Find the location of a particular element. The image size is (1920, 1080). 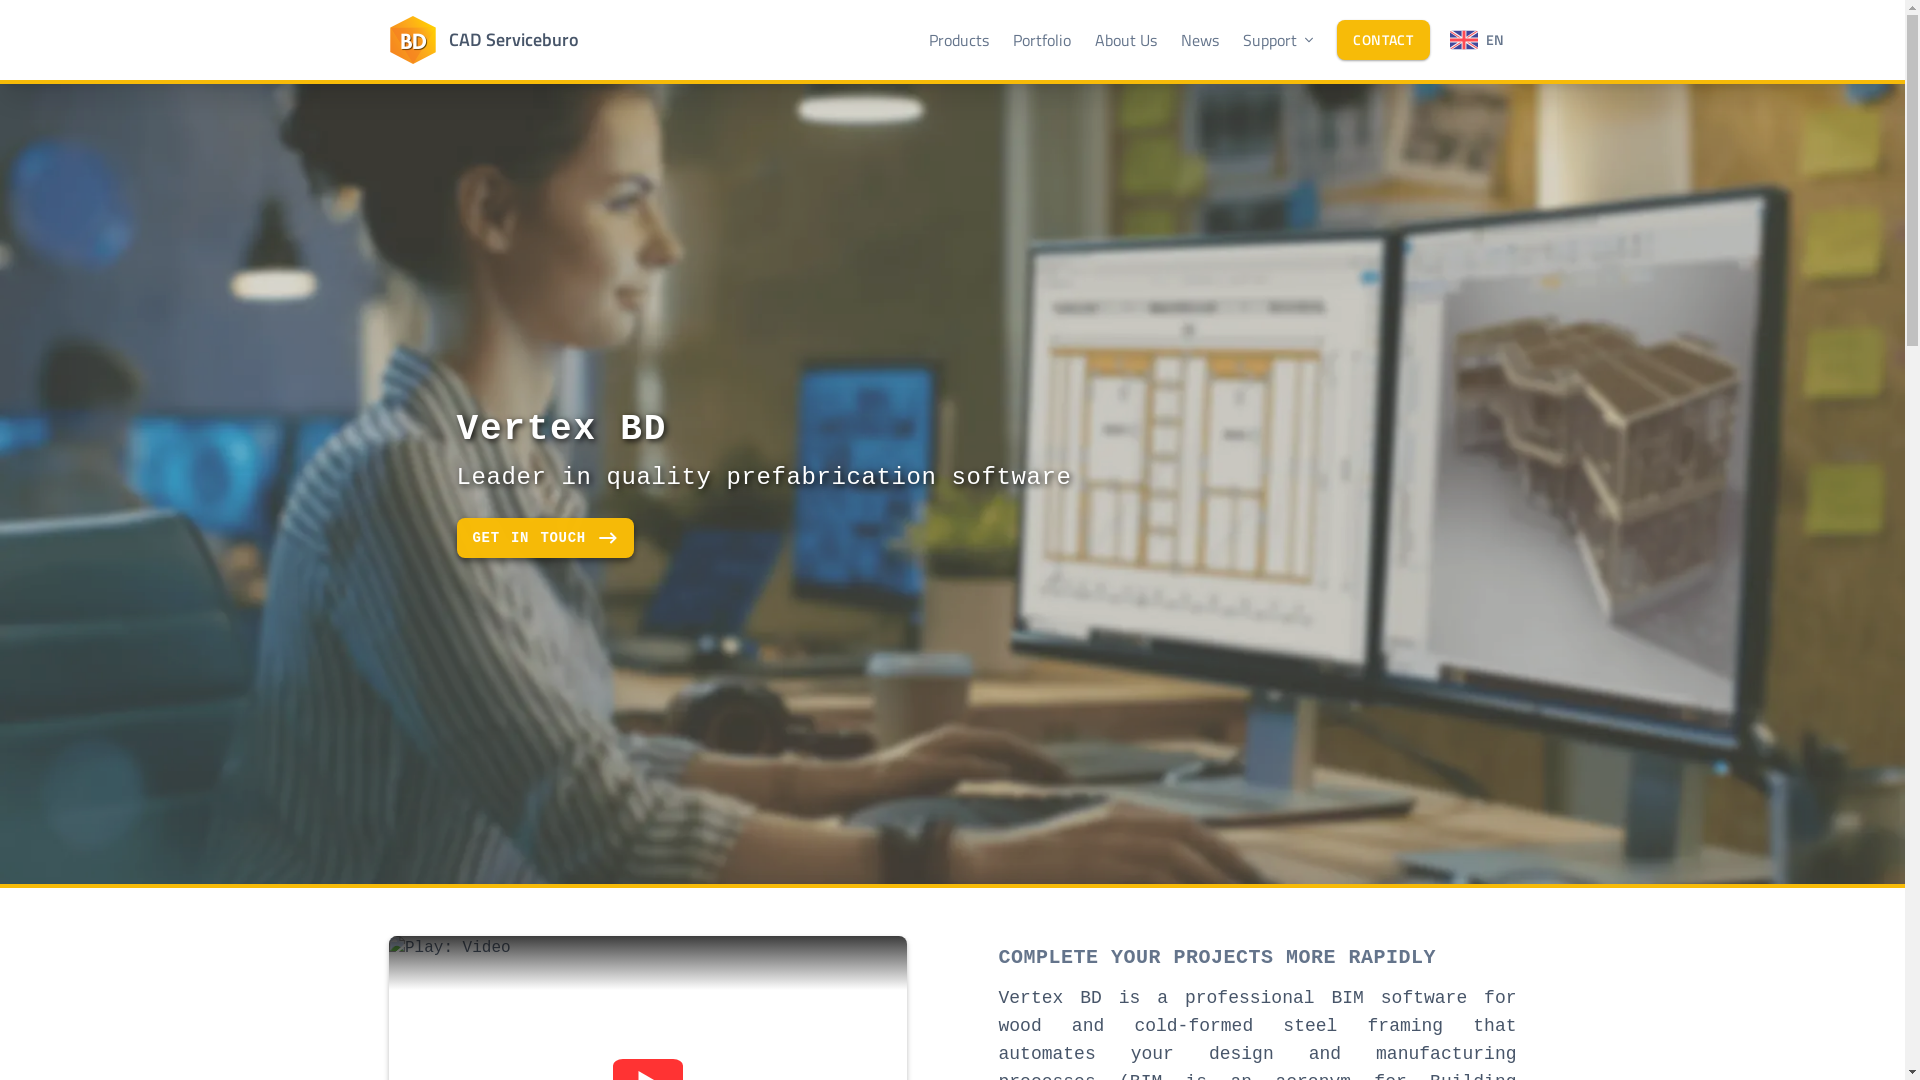

'About Us' is located at coordinates (1126, 39).